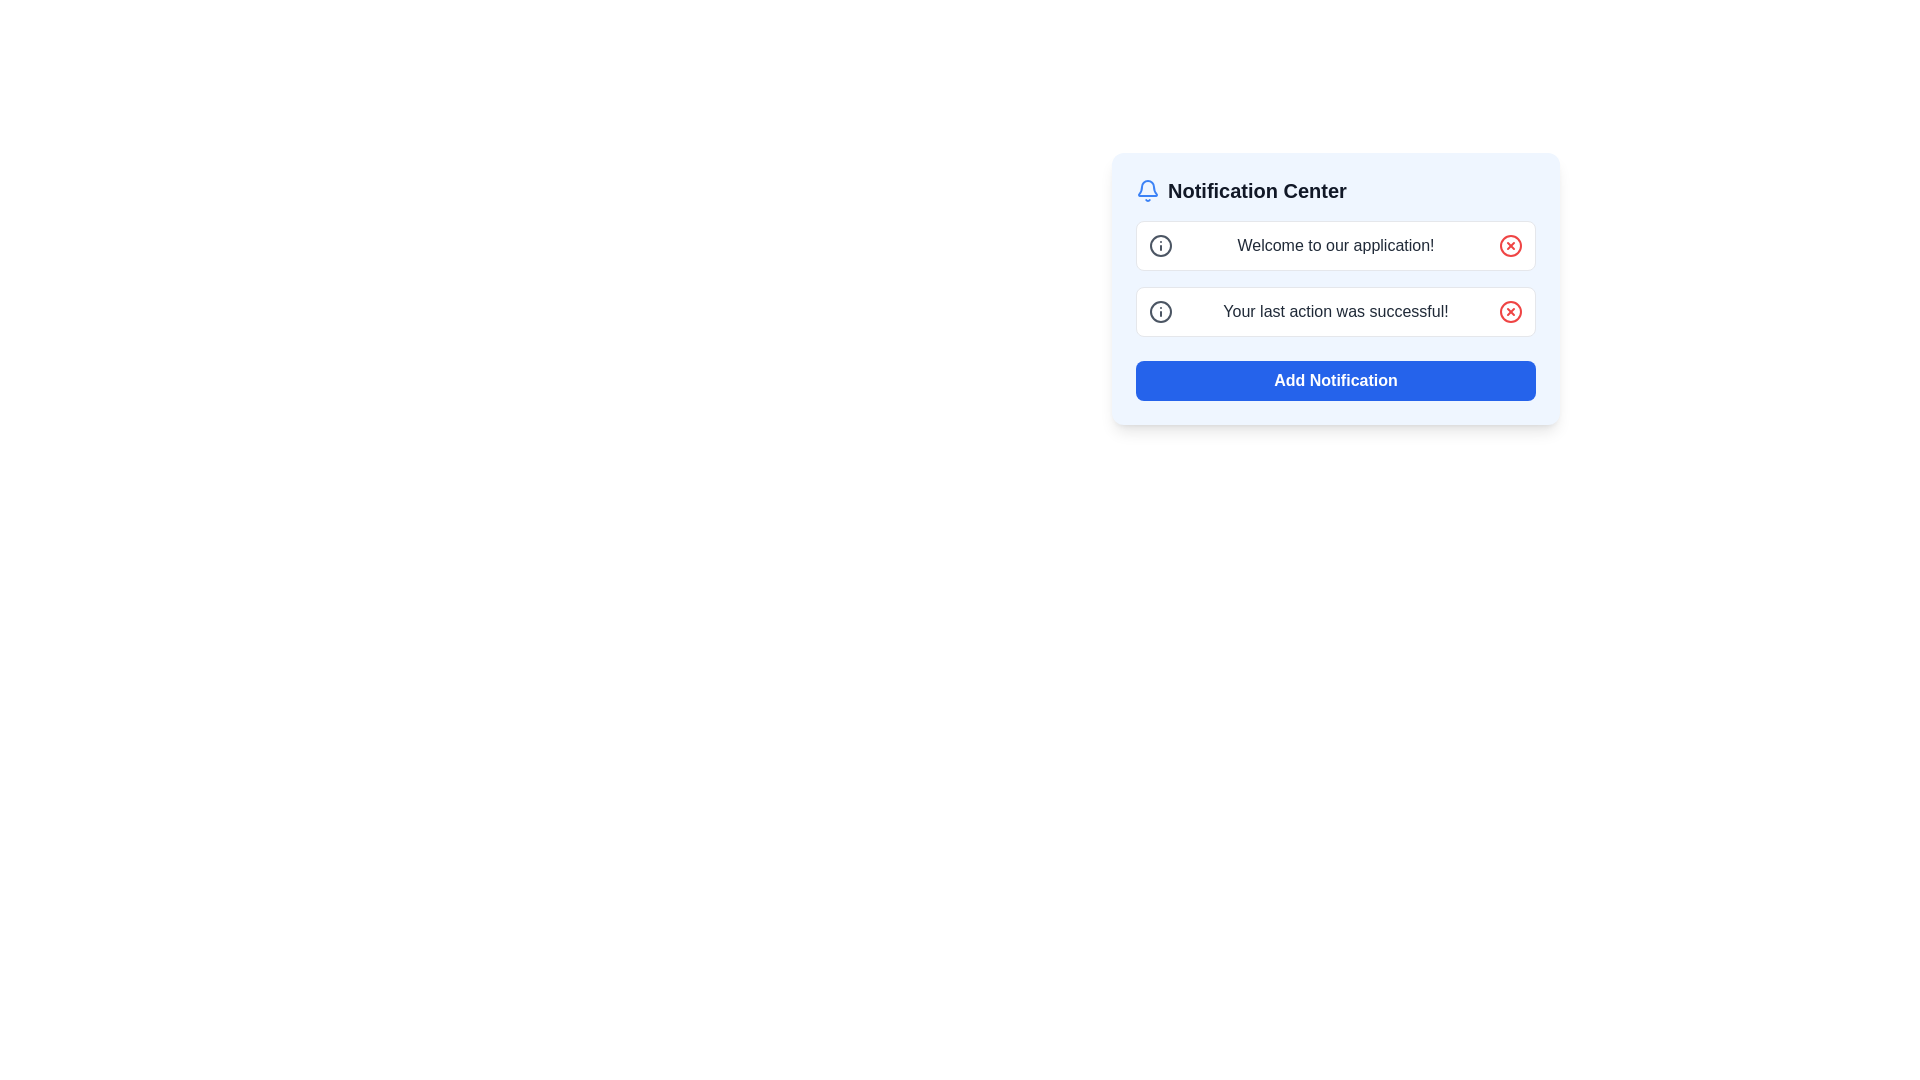  What do you see at coordinates (1511, 245) in the screenshot?
I see `the circular red cross button at the top right of the notification box` at bounding box center [1511, 245].